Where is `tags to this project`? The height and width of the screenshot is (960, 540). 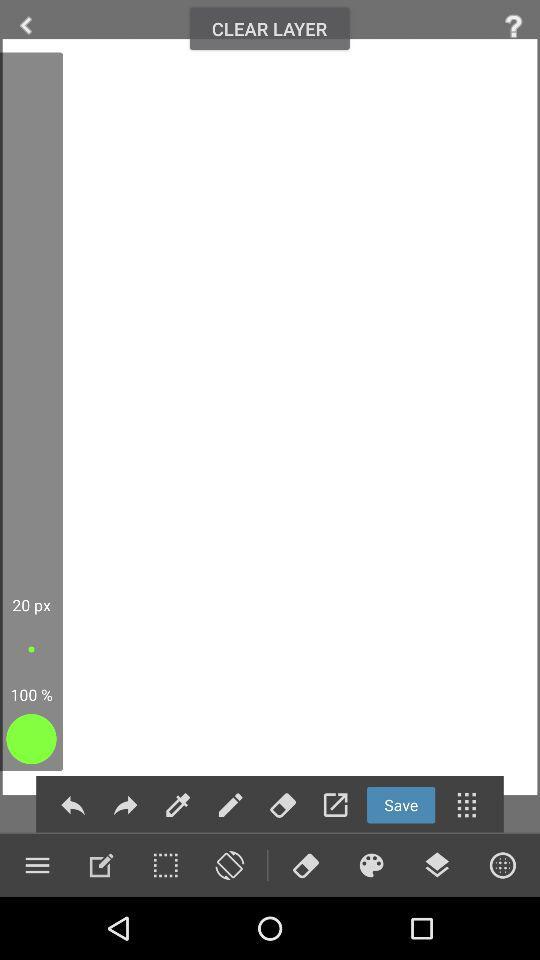 tags to this project is located at coordinates (282, 805).